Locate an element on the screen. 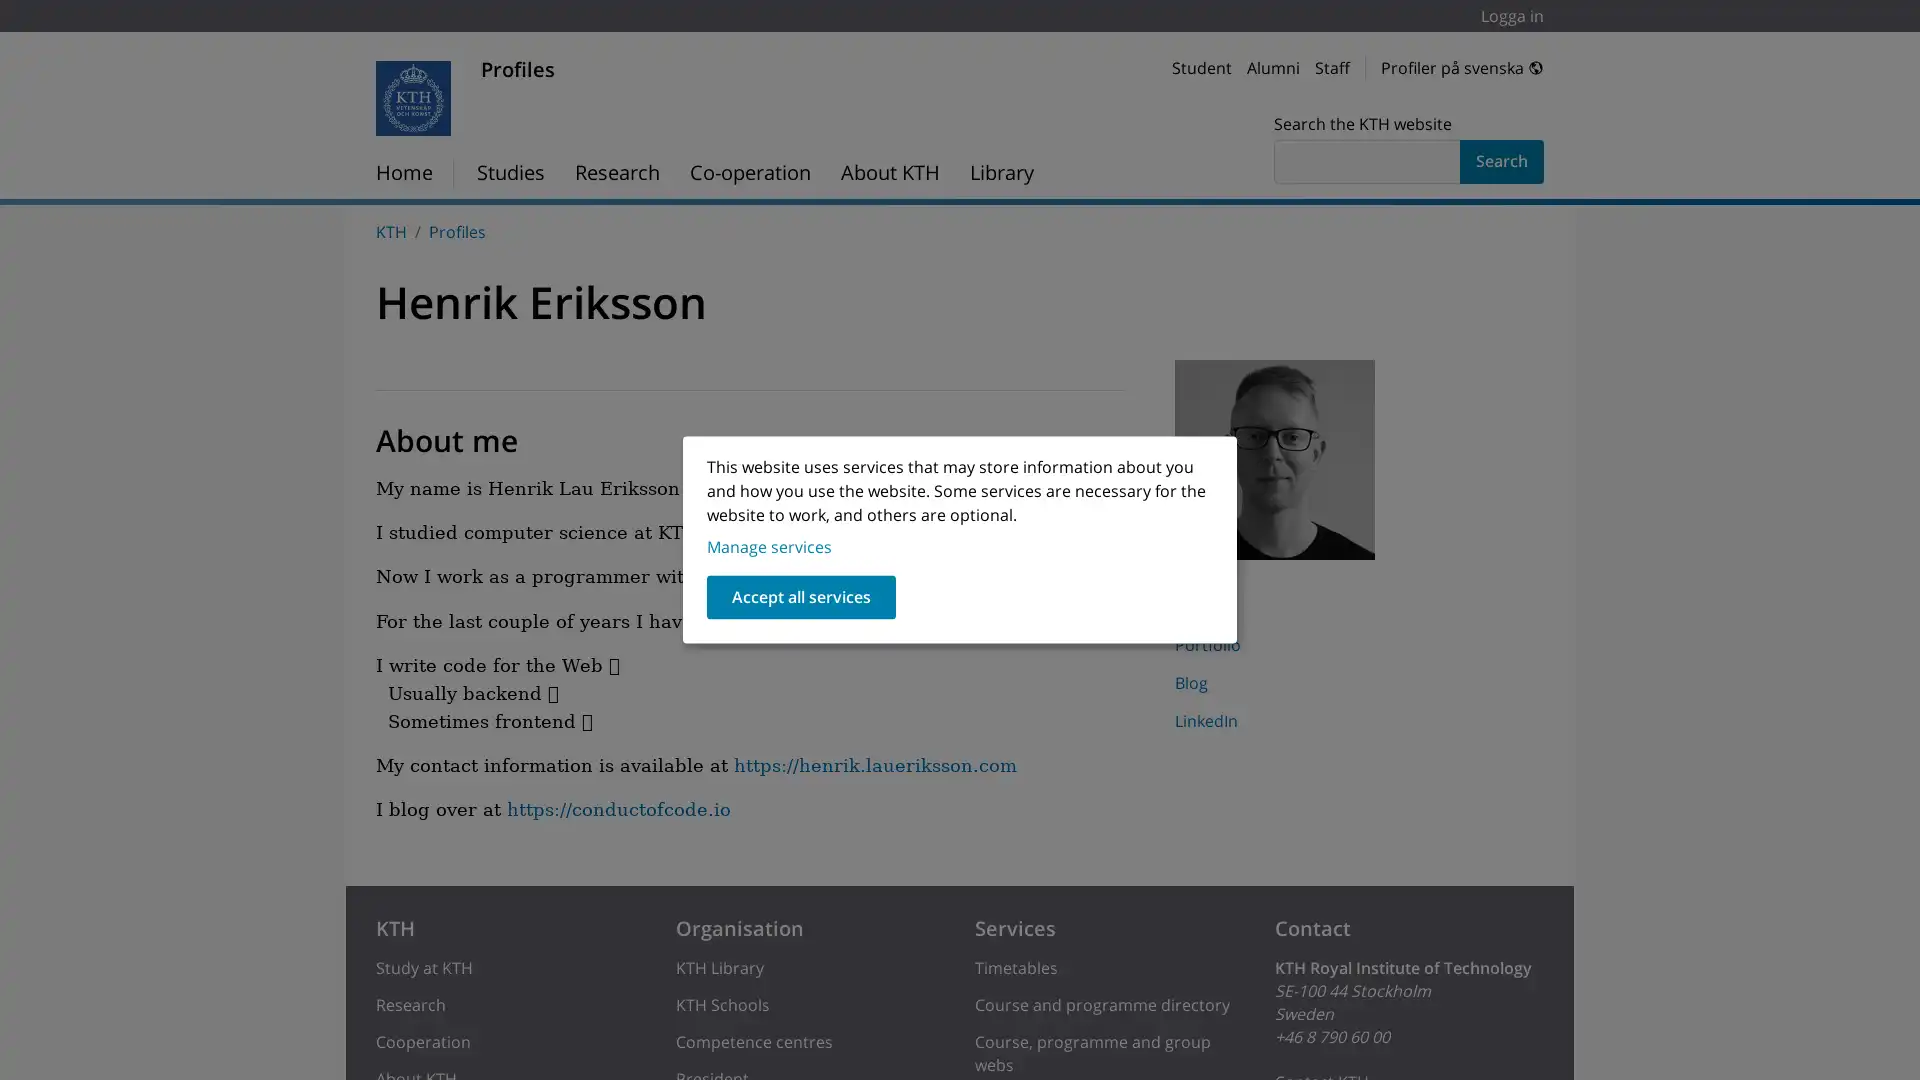  Search is located at coordinates (1502, 161).